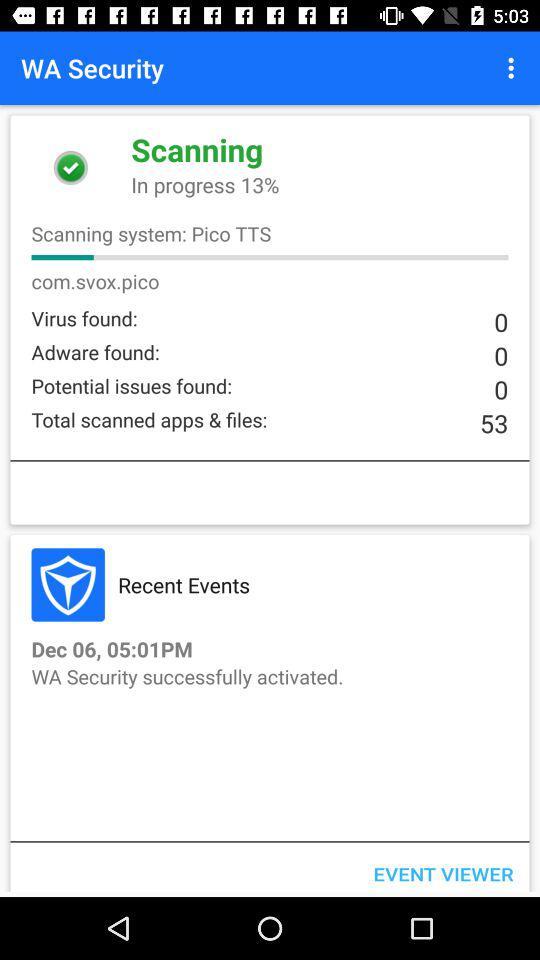 Image resolution: width=540 pixels, height=960 pixels. What do you see at coordinates (513, 68) in the screenshot?
I see `the item above the in progress 17%` at bounding box center [513, 68].